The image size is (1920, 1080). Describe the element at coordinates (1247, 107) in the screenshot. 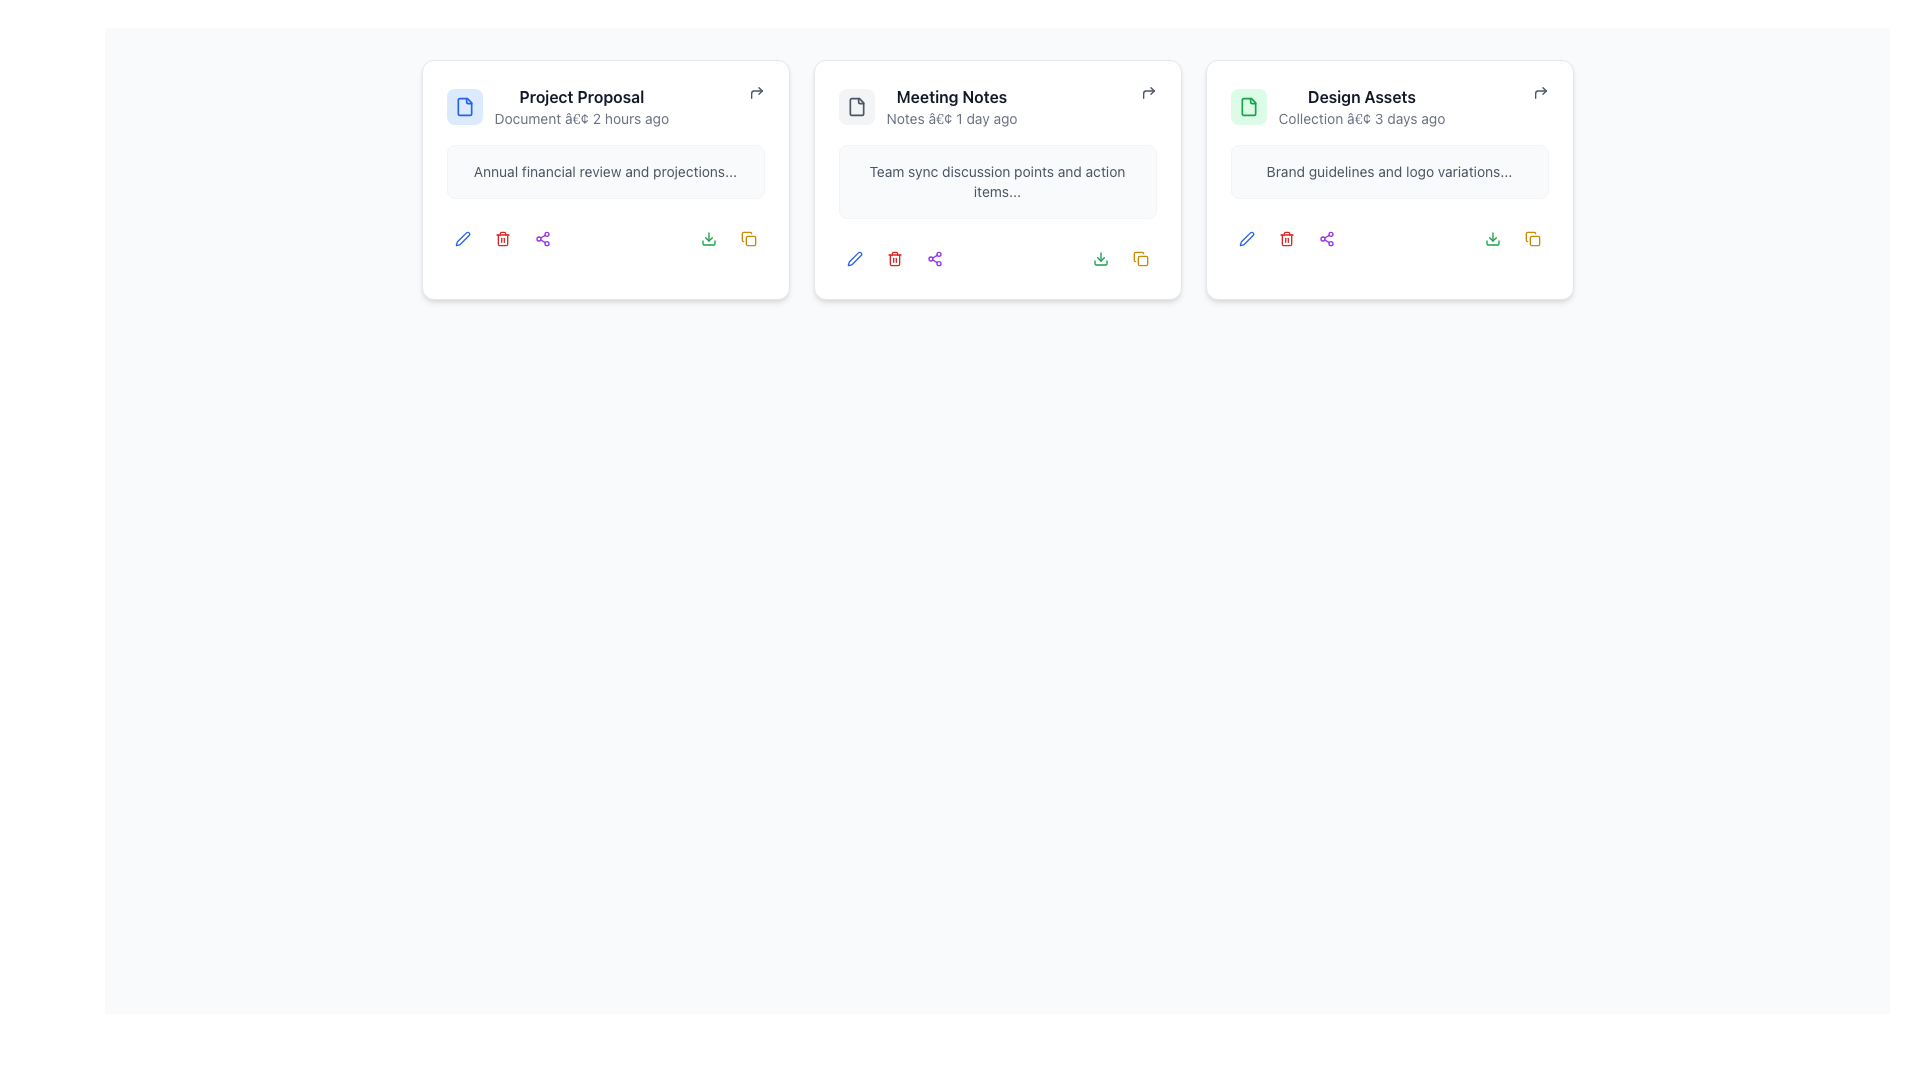

I see `the distinctive green icon with a white document depiction located in the top-left corner of the 'Design Assets' card` at that location.